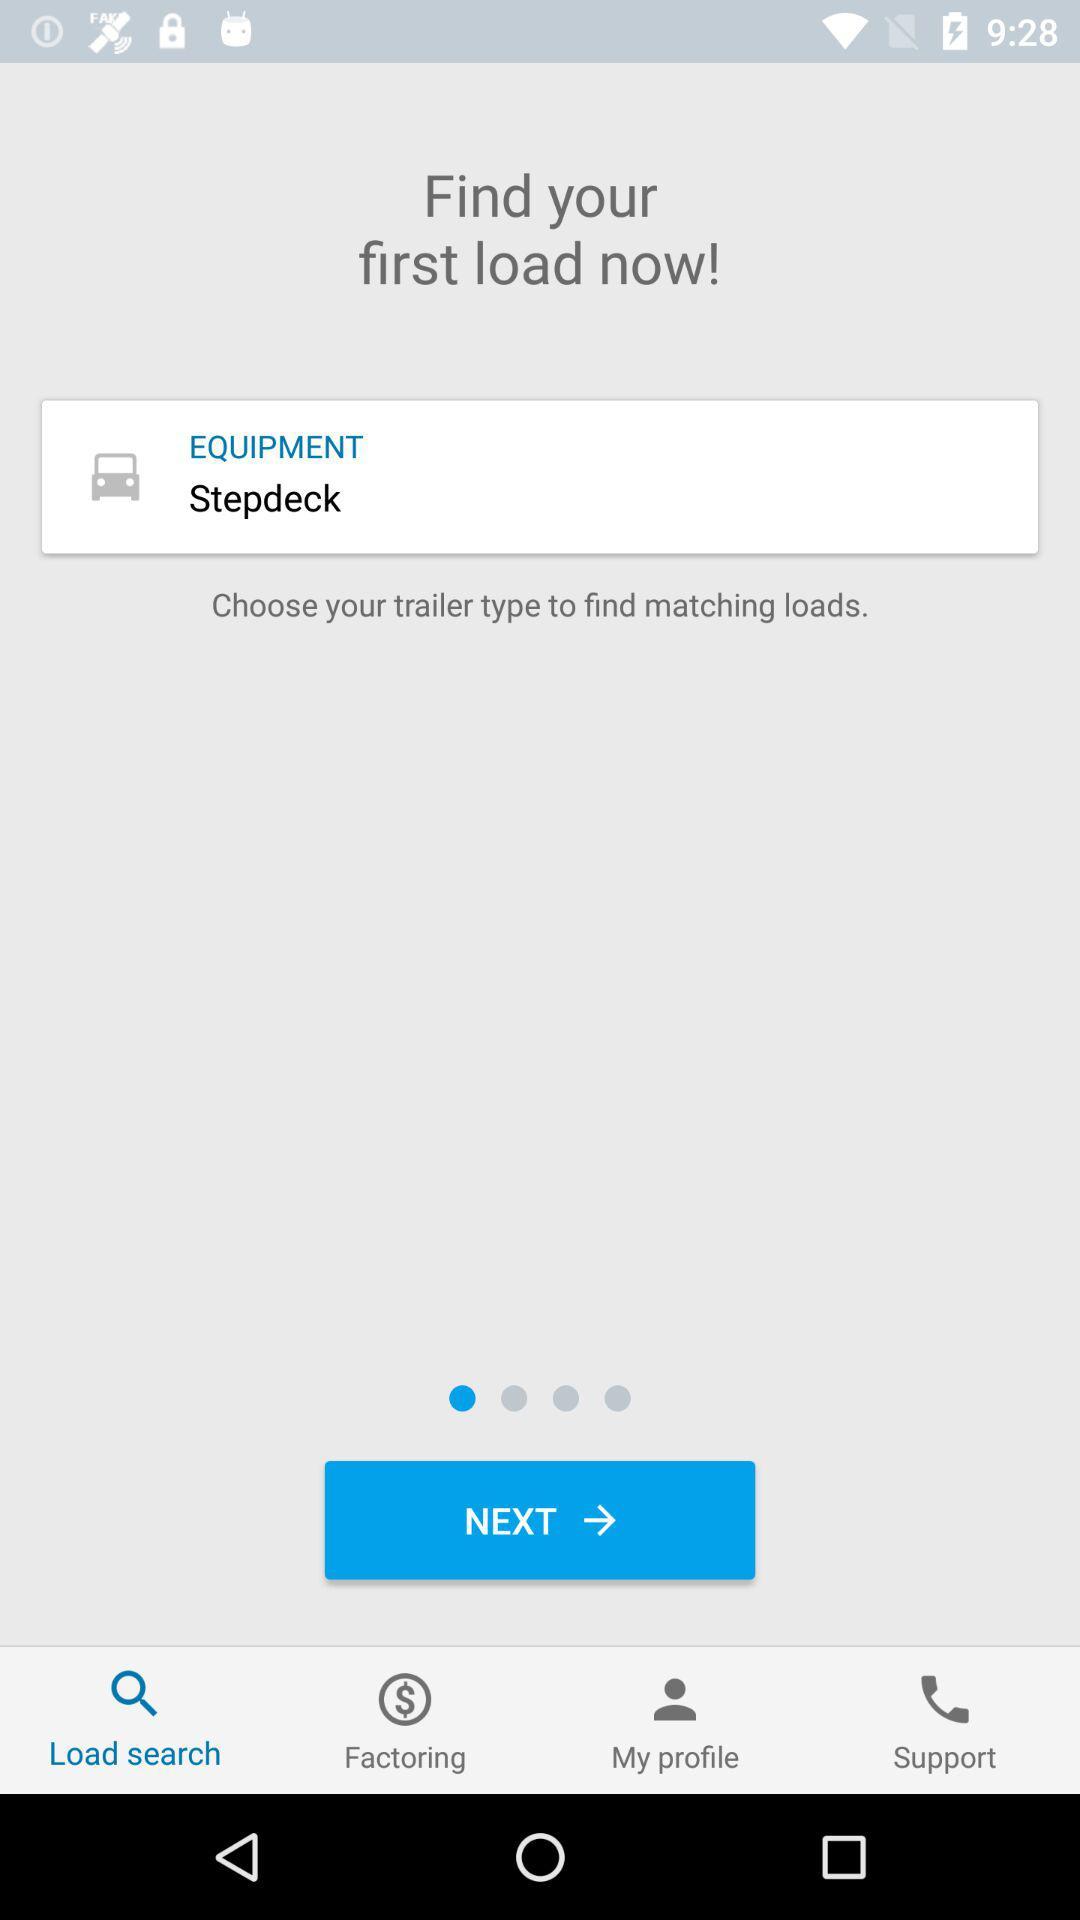  I want to click on next     icon, so click(540, 1520).